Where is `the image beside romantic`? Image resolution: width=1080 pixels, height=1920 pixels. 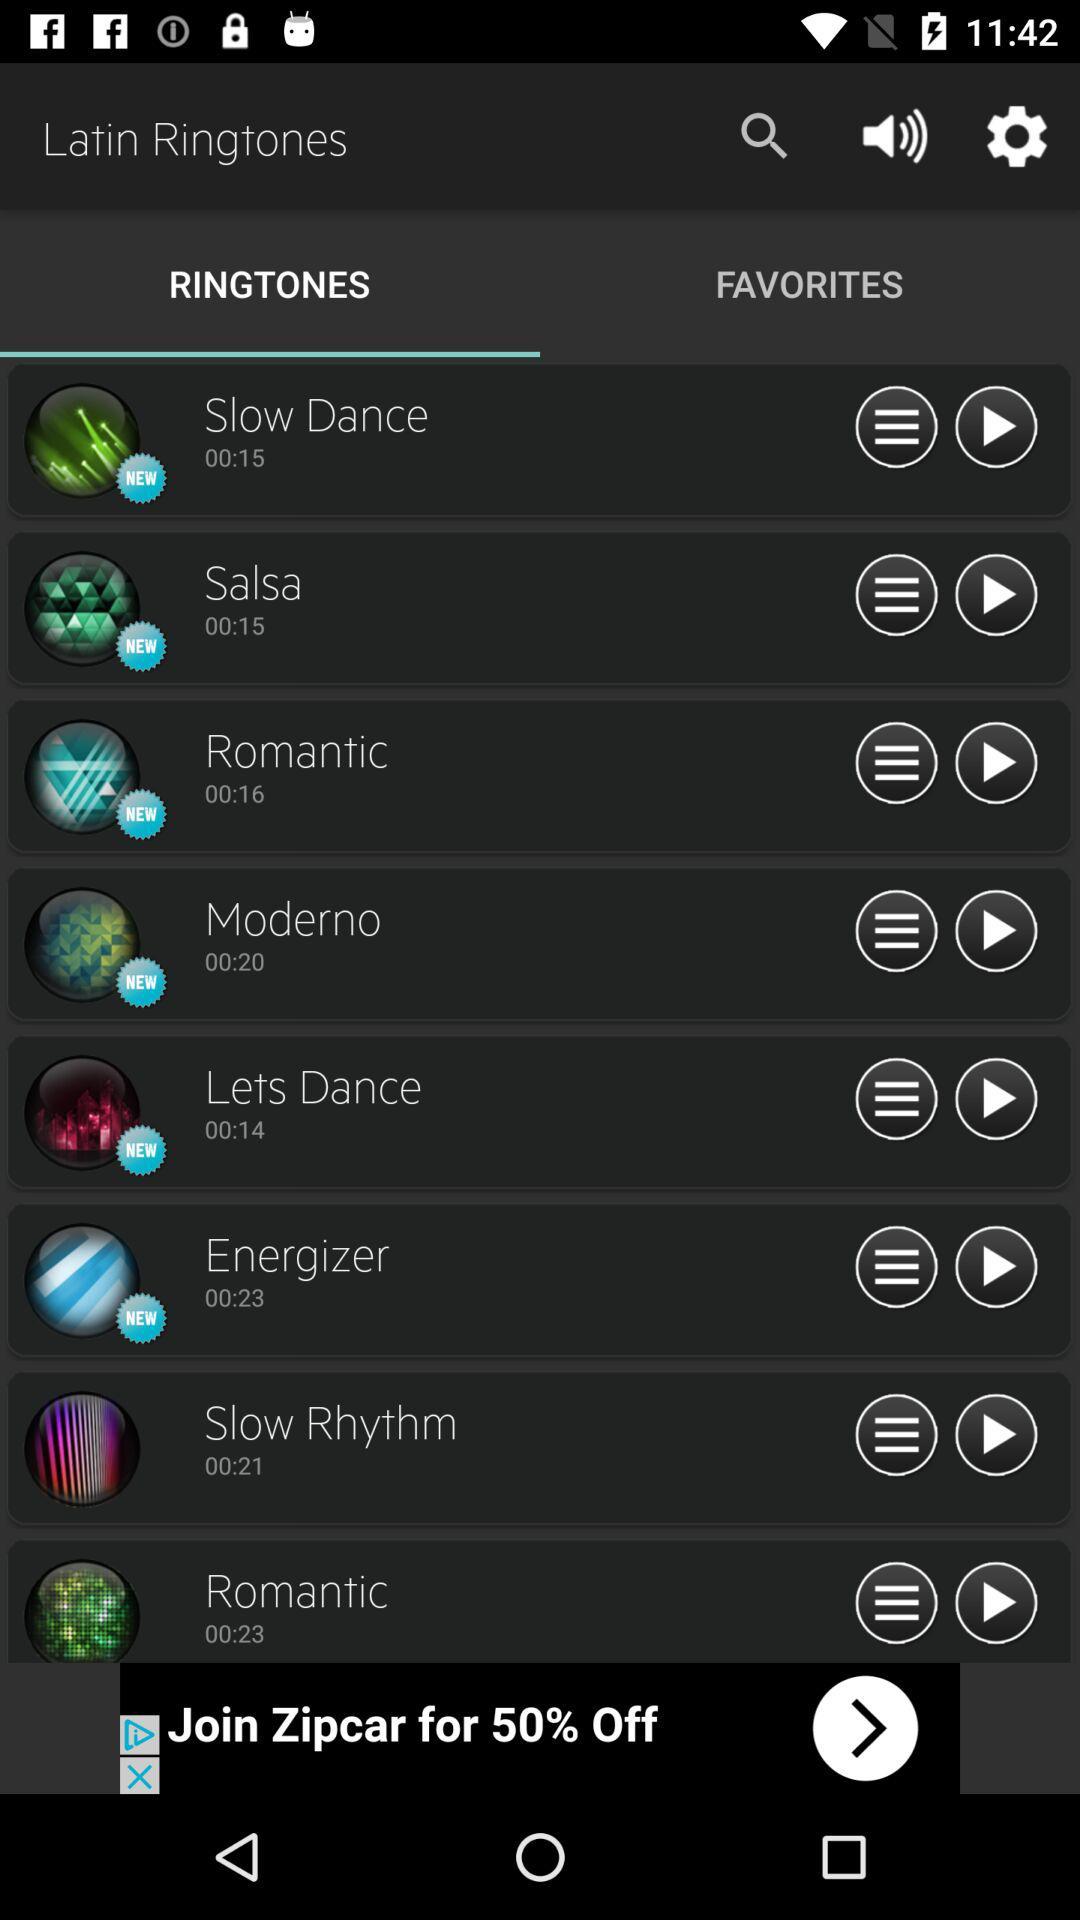 the image beside romantic is located at coordinates (80, 1608).